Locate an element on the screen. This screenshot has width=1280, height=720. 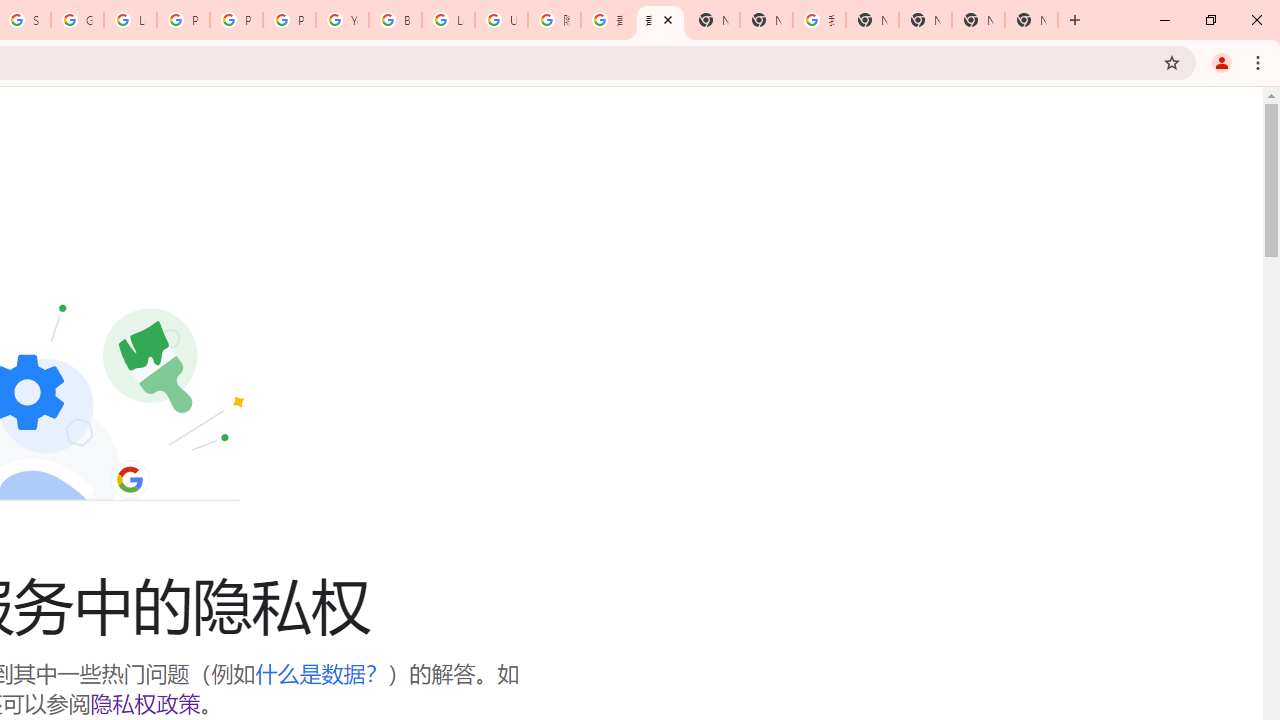
'Privacy Help Center - Policies Help' is located at coordinates (236, 20).